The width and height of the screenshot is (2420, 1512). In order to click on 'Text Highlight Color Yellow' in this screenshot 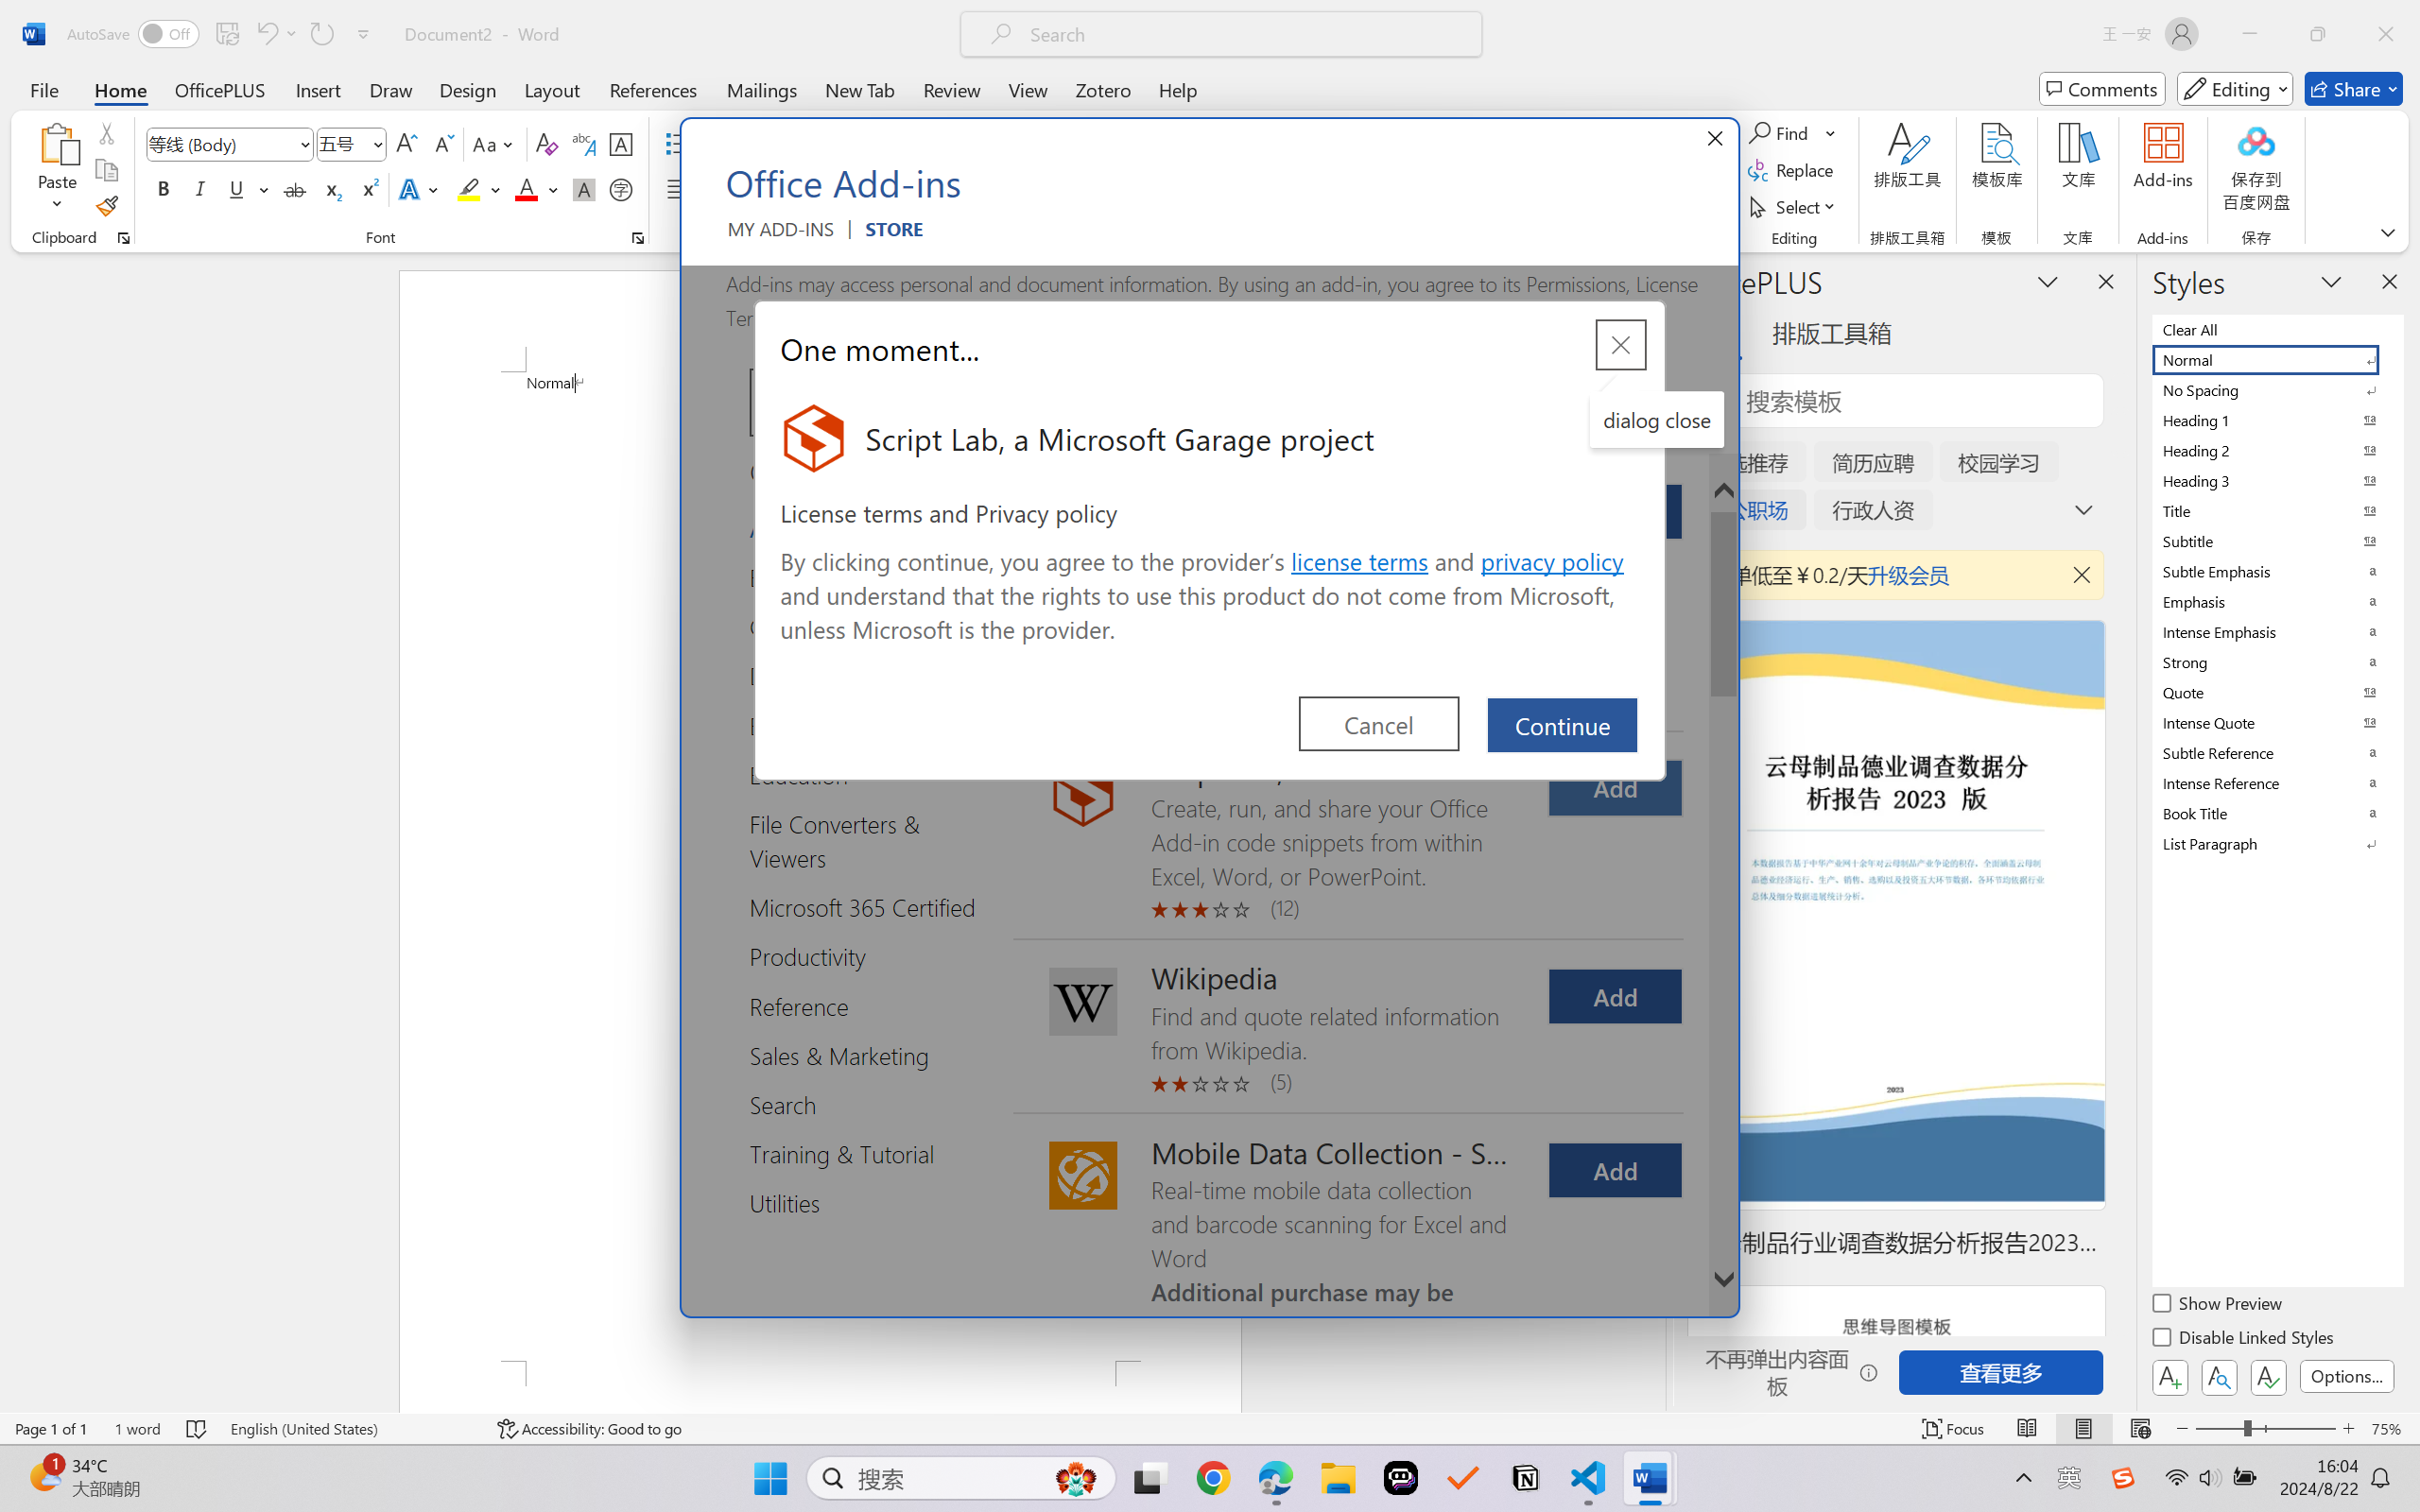, I will do `click(468, 188)`.